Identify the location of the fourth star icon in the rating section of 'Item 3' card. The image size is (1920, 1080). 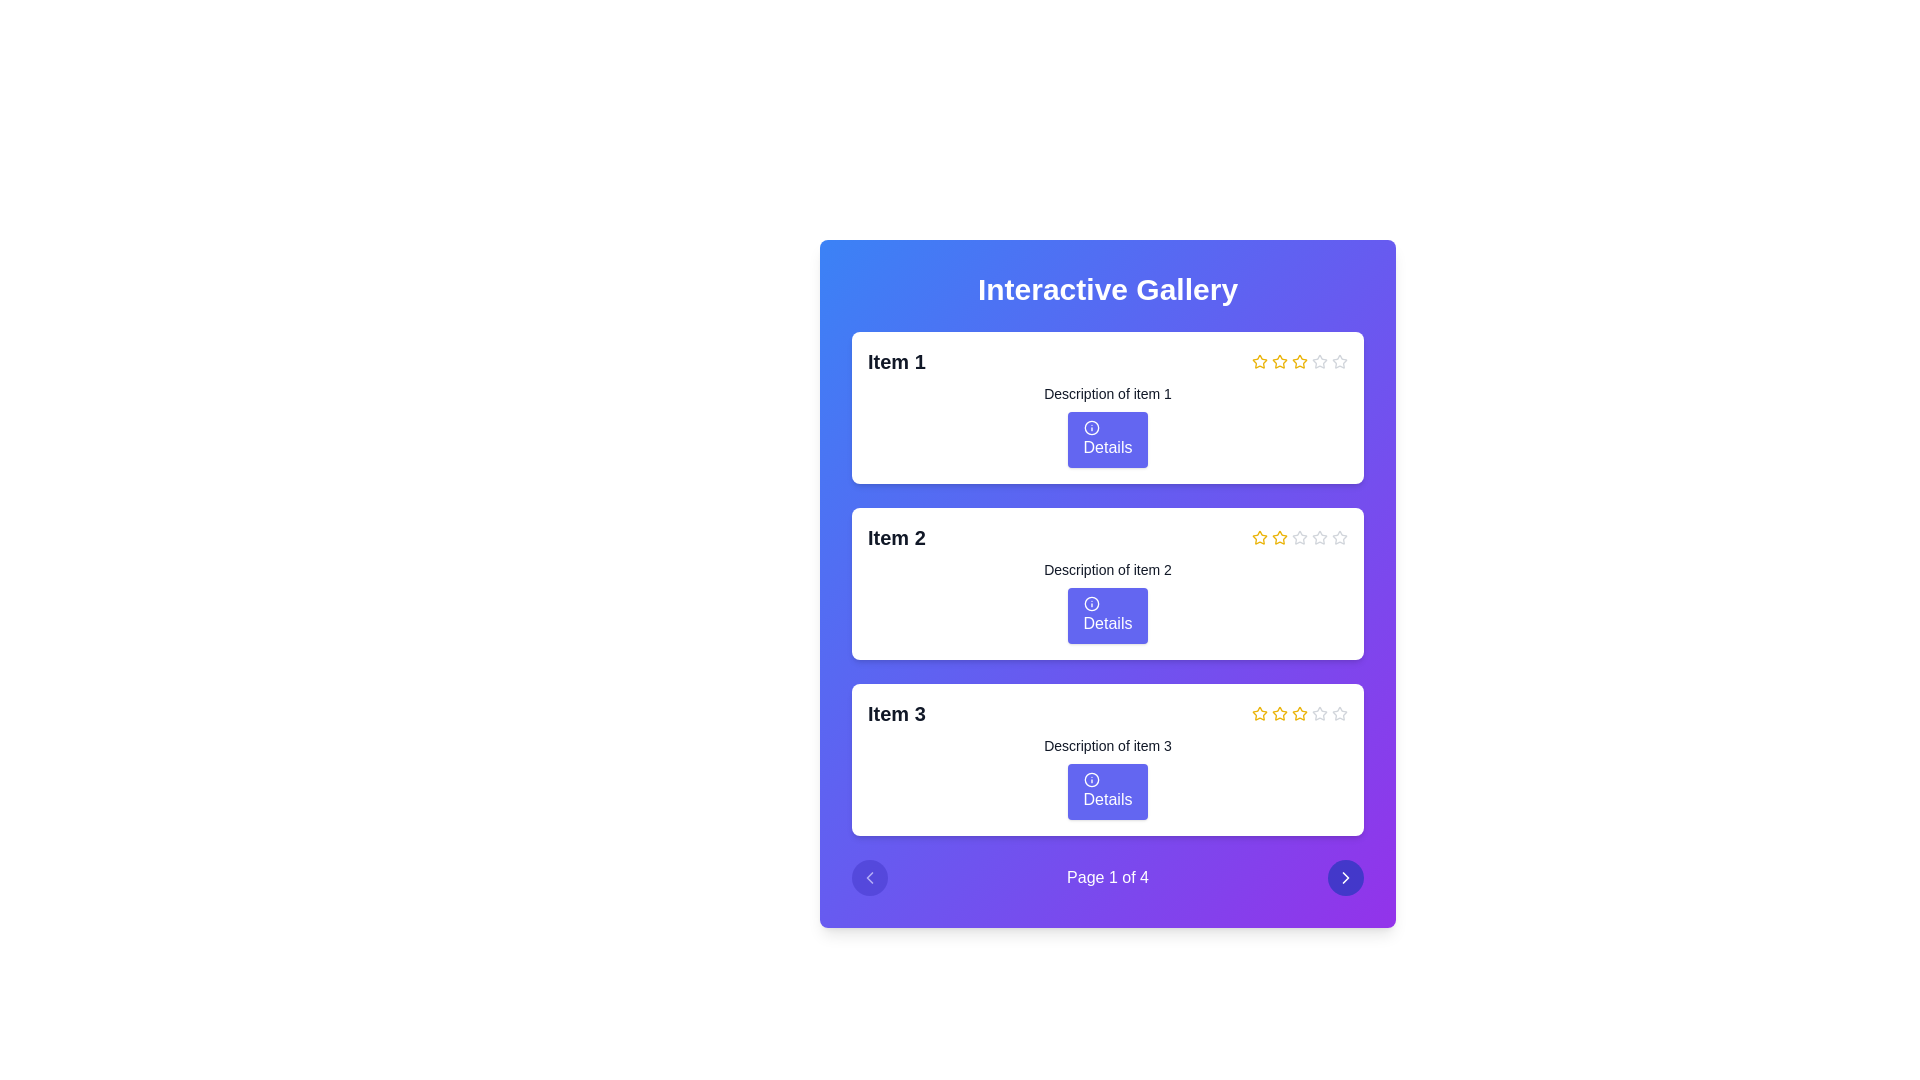
(1300, 712).